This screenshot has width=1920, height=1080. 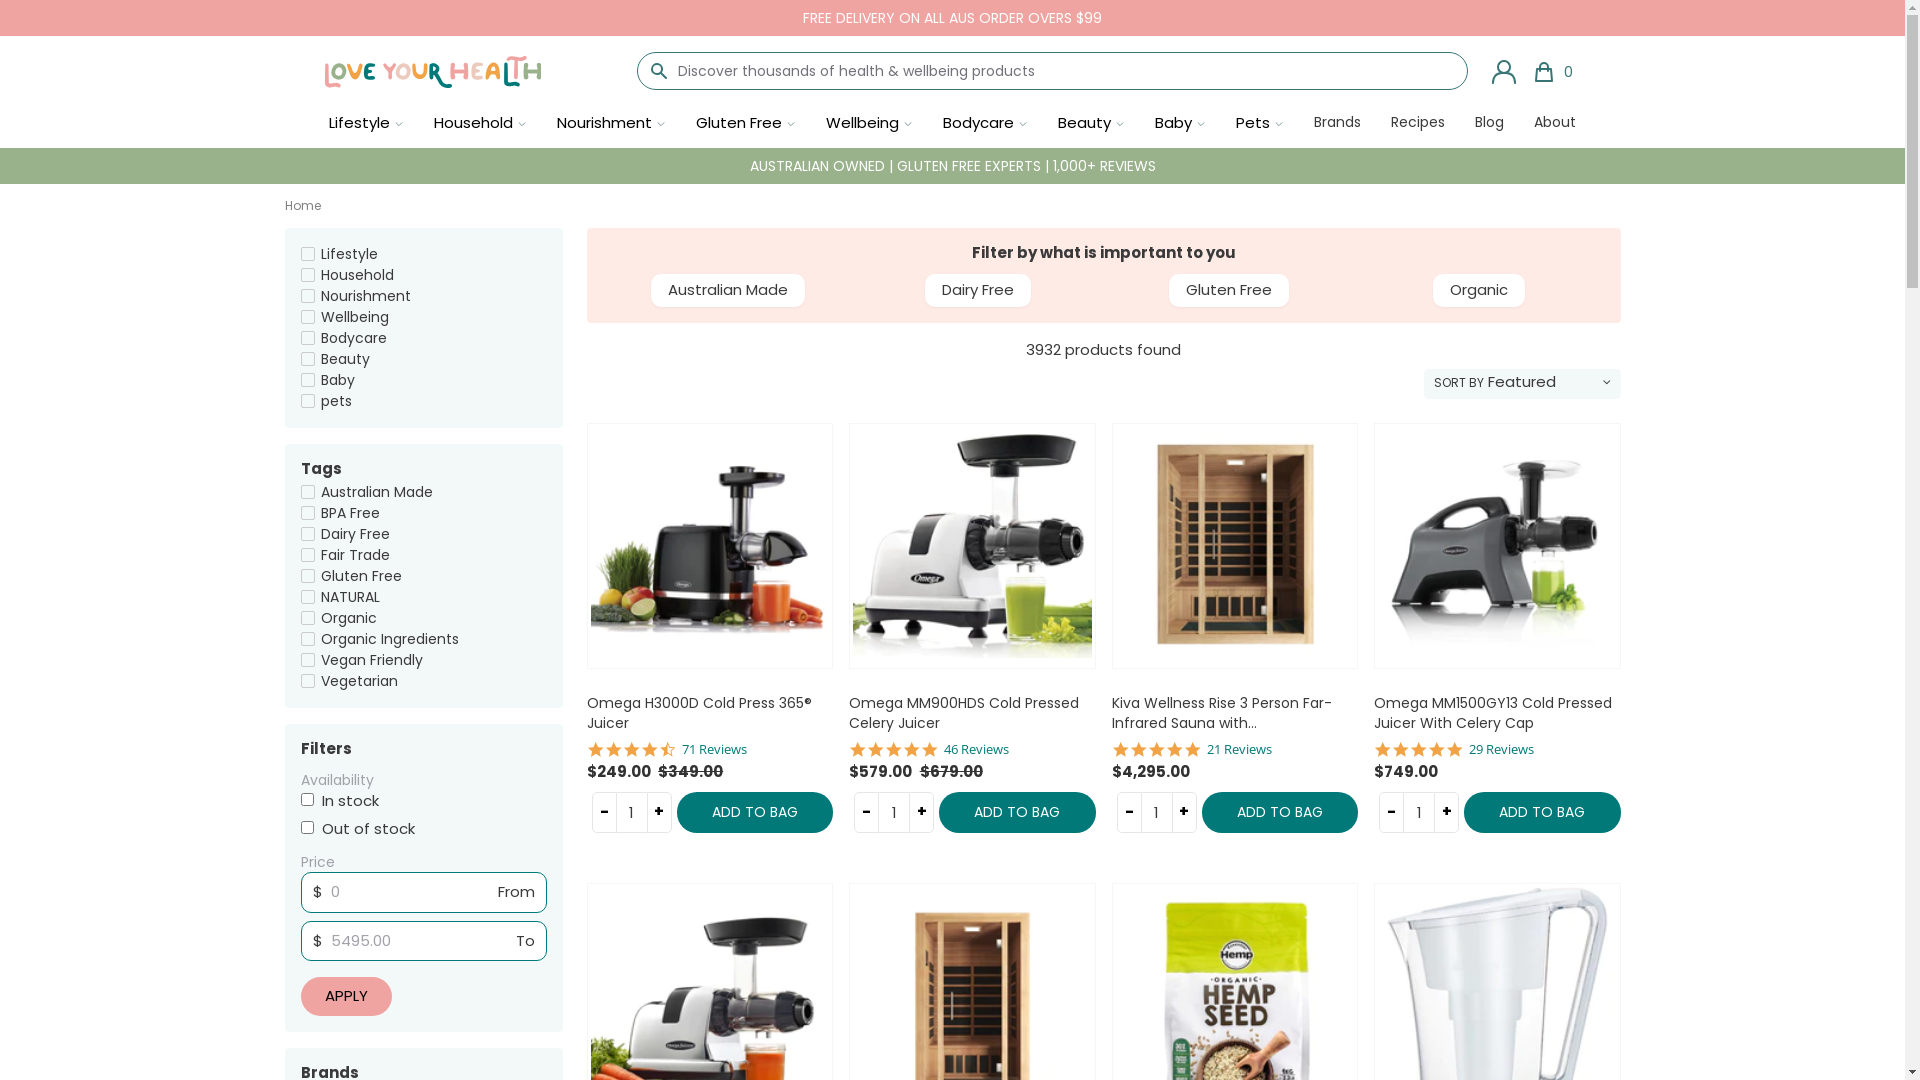 I want to click on '-', so click(x=603, y=812).